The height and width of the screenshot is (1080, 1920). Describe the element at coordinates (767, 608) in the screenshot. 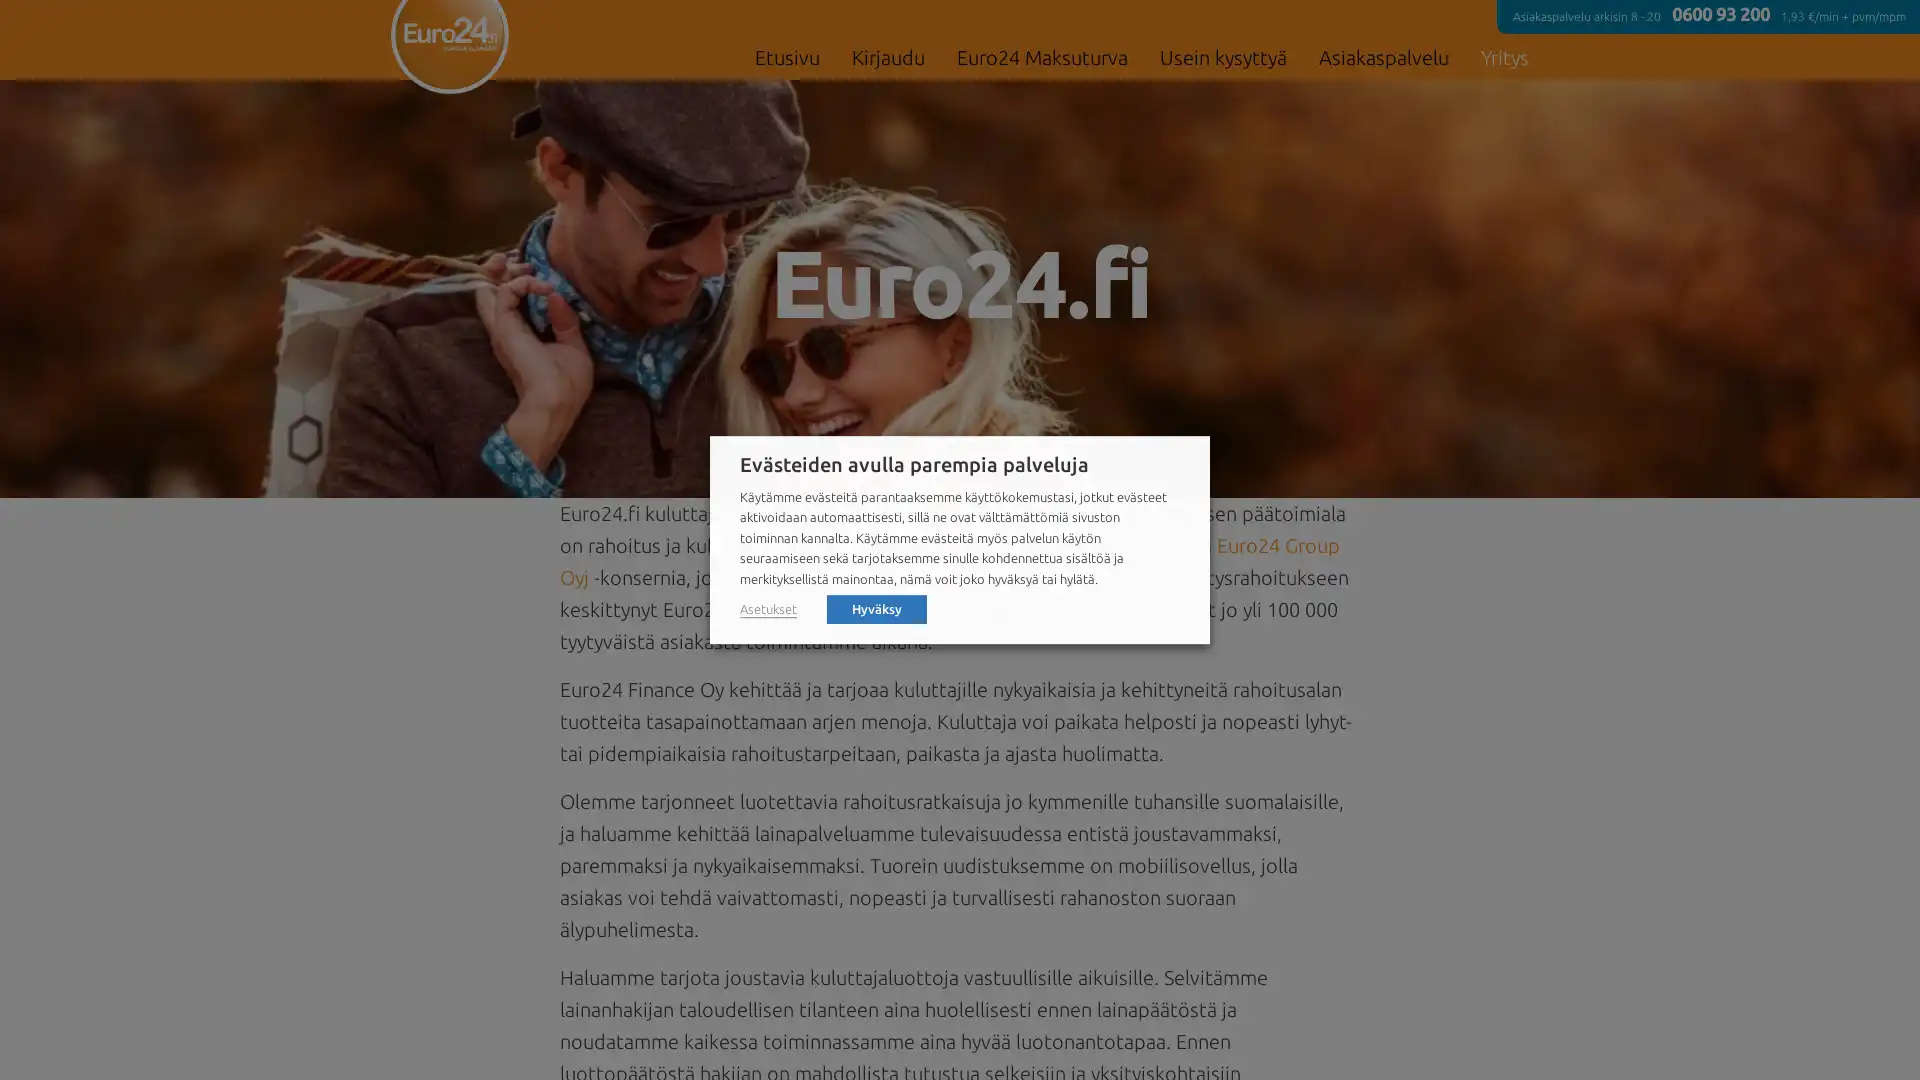

I see `Asetukset` at that location.